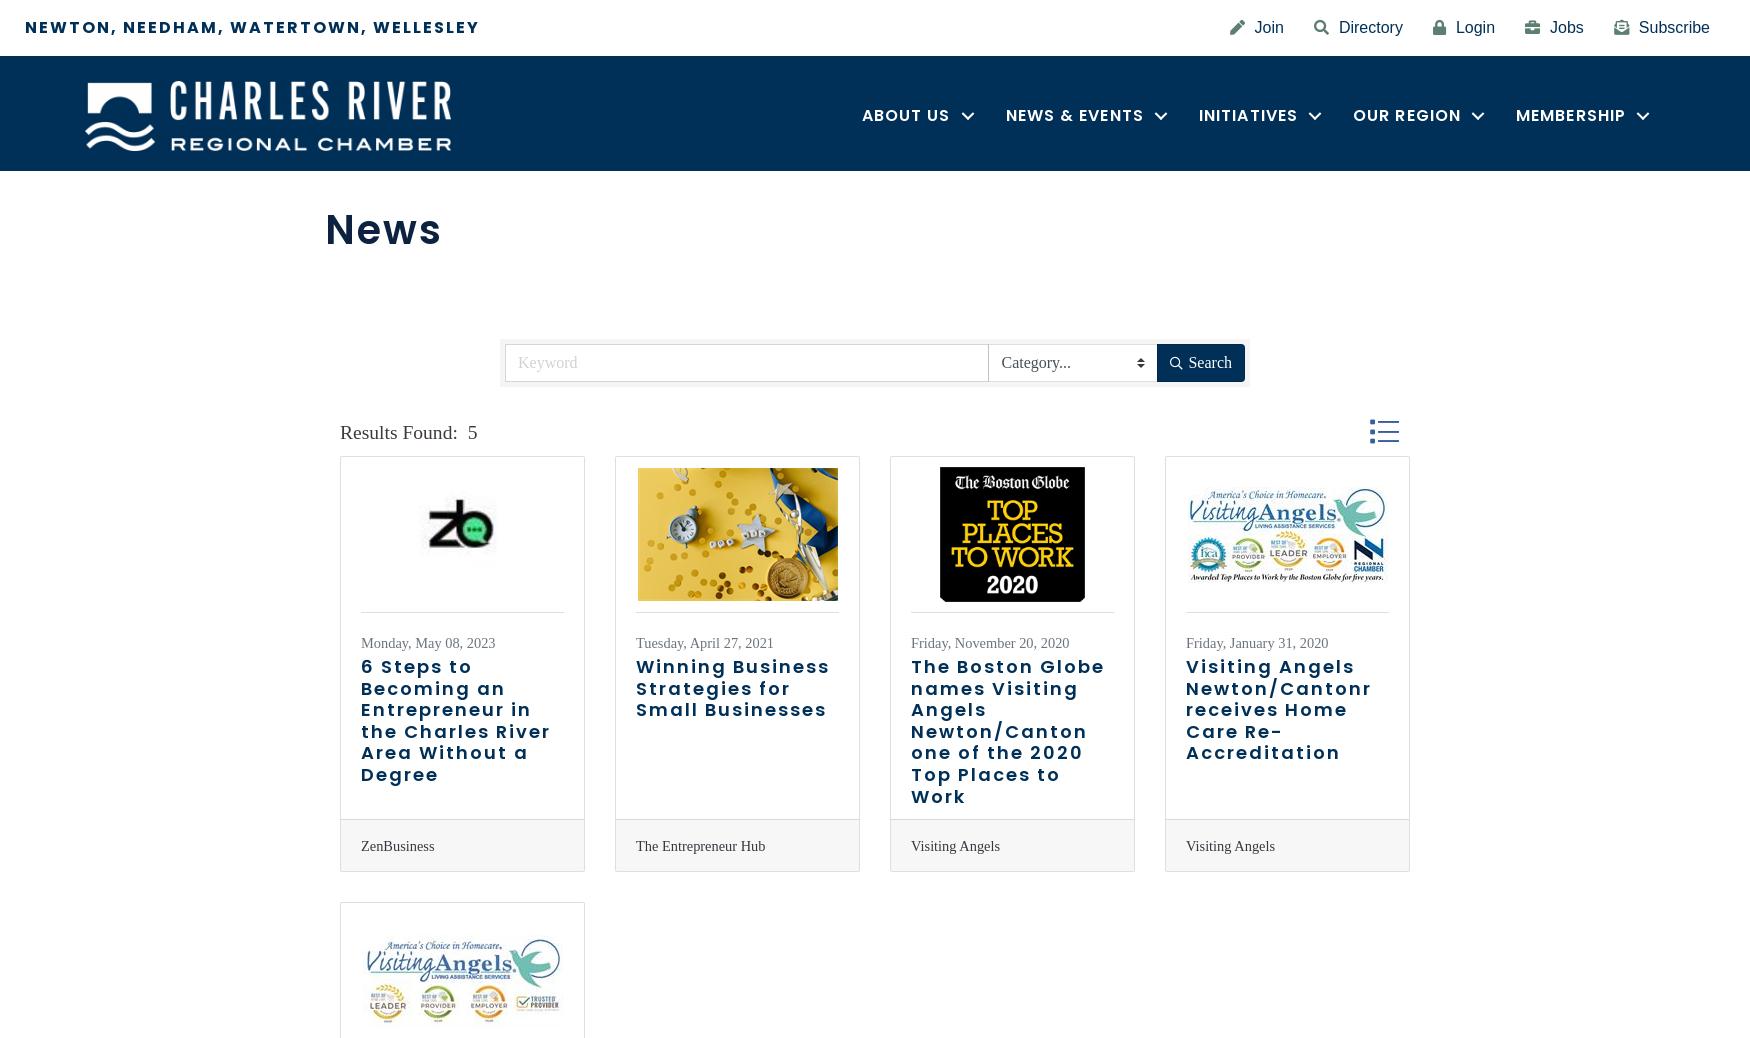 The image size is (1750, 1038). I want to click on 'Monday, May 08, 2023', so click(427, 642).